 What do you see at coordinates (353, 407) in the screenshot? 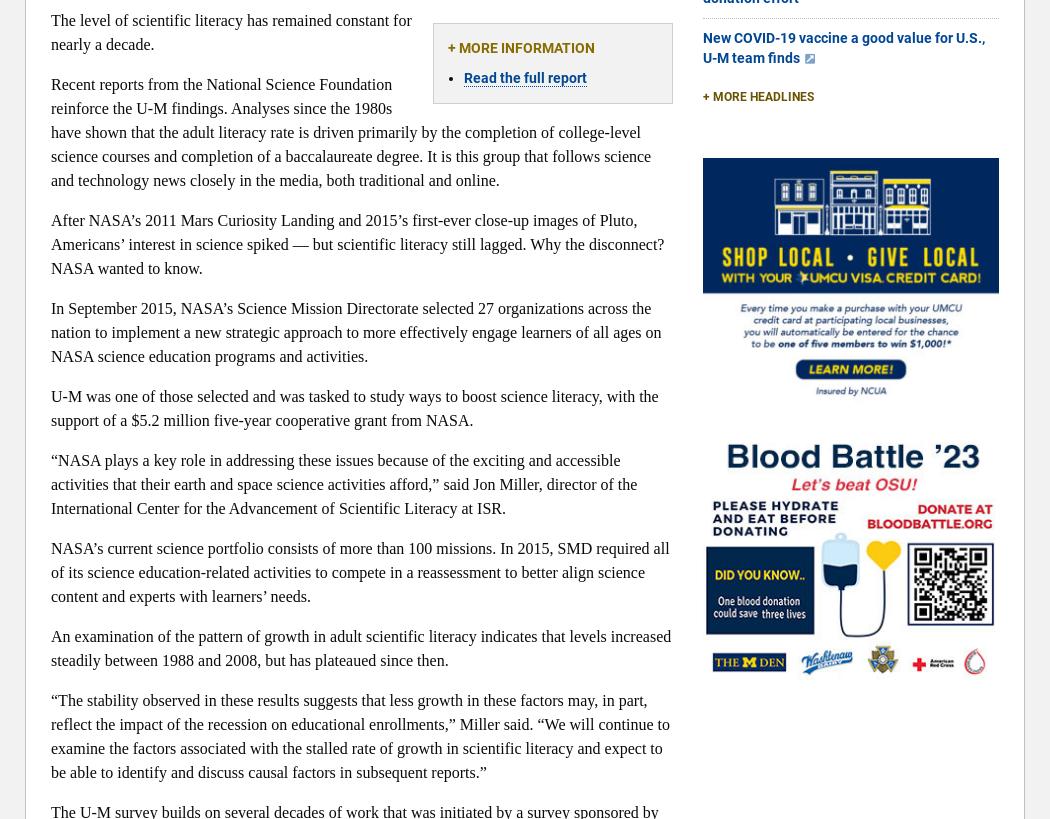
I see `'U-M was one of those selected and was tasked to study ways to boost science literacy, with the support of a $5.2 million five-year cooperative grant from NASA.'` at bounding box center [353, 407].